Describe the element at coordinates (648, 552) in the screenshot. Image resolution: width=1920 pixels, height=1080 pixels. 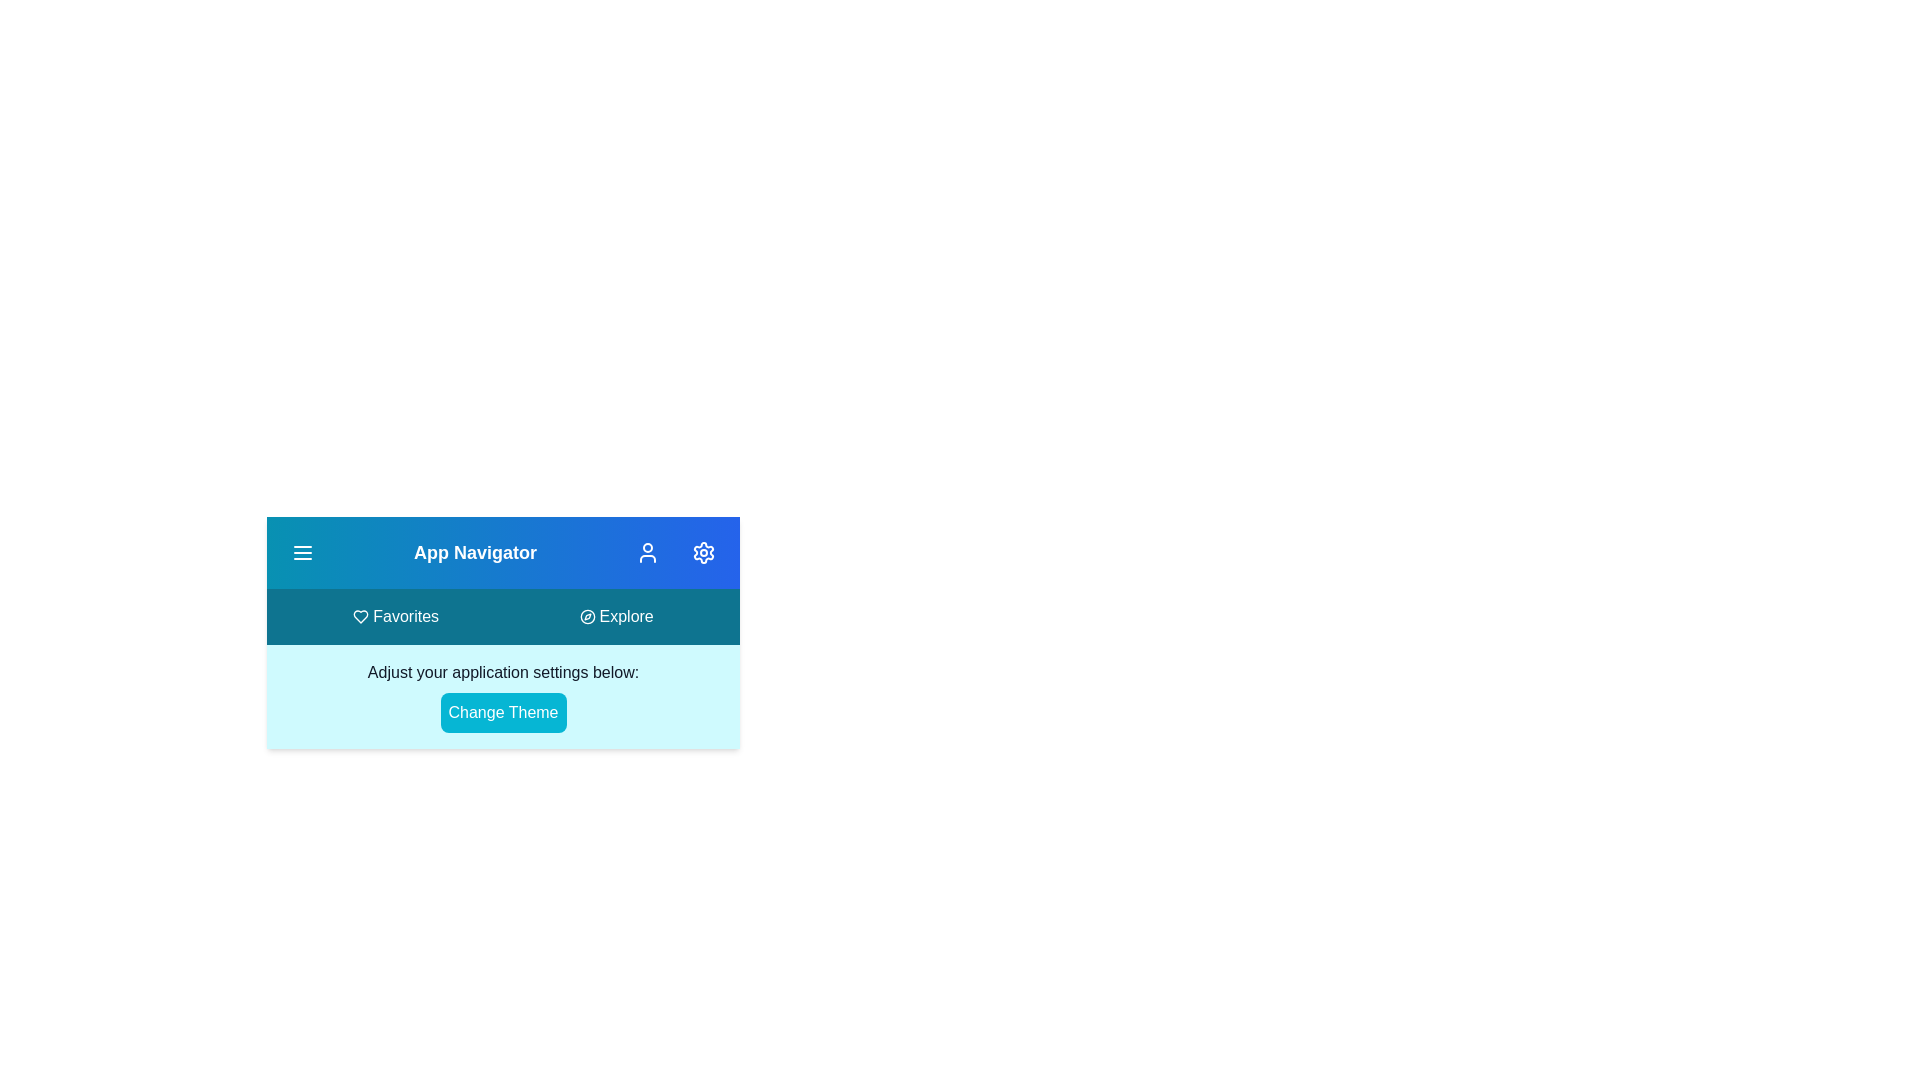
I see `the keyboard interaction on the user icon button` at that location.